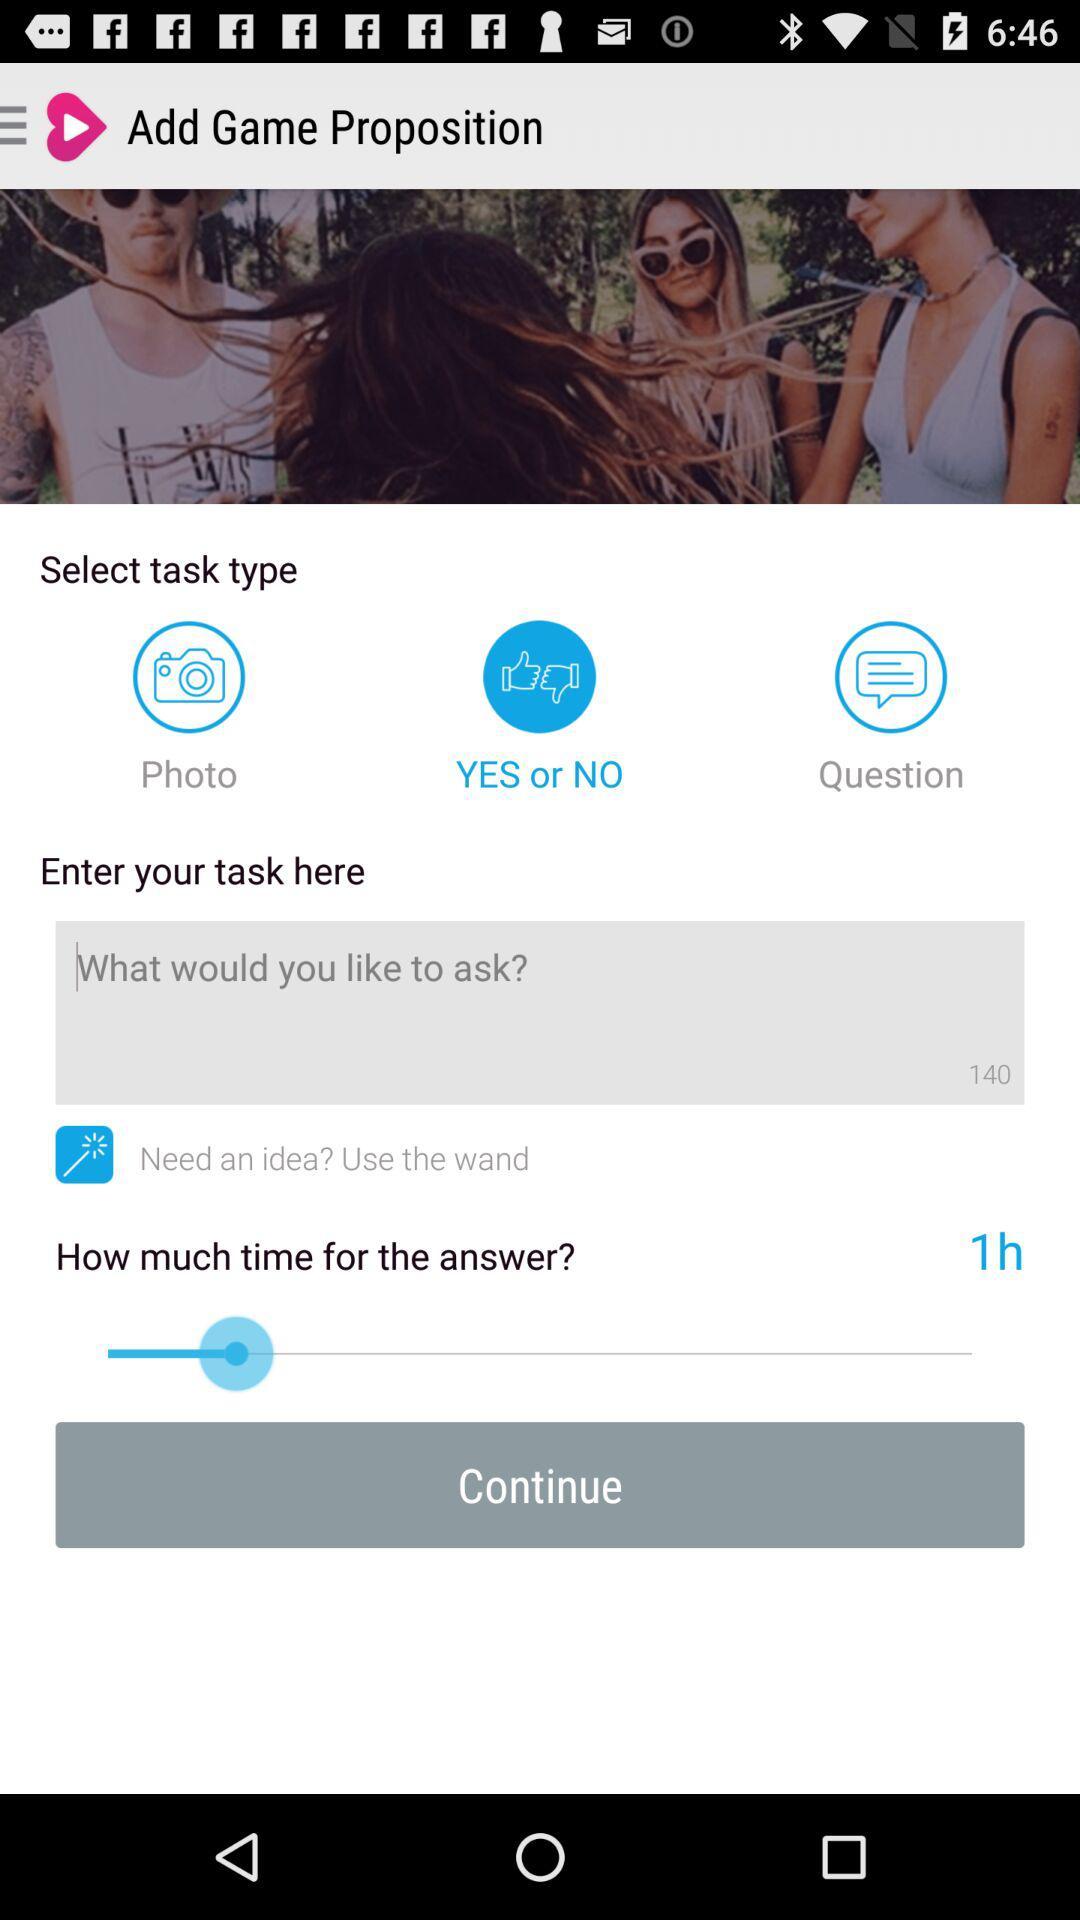  What do you see at coordinates (83, 1154) in the screenshot?
I see `the item next to the need an idea item` at bounding box center [83, 1154].